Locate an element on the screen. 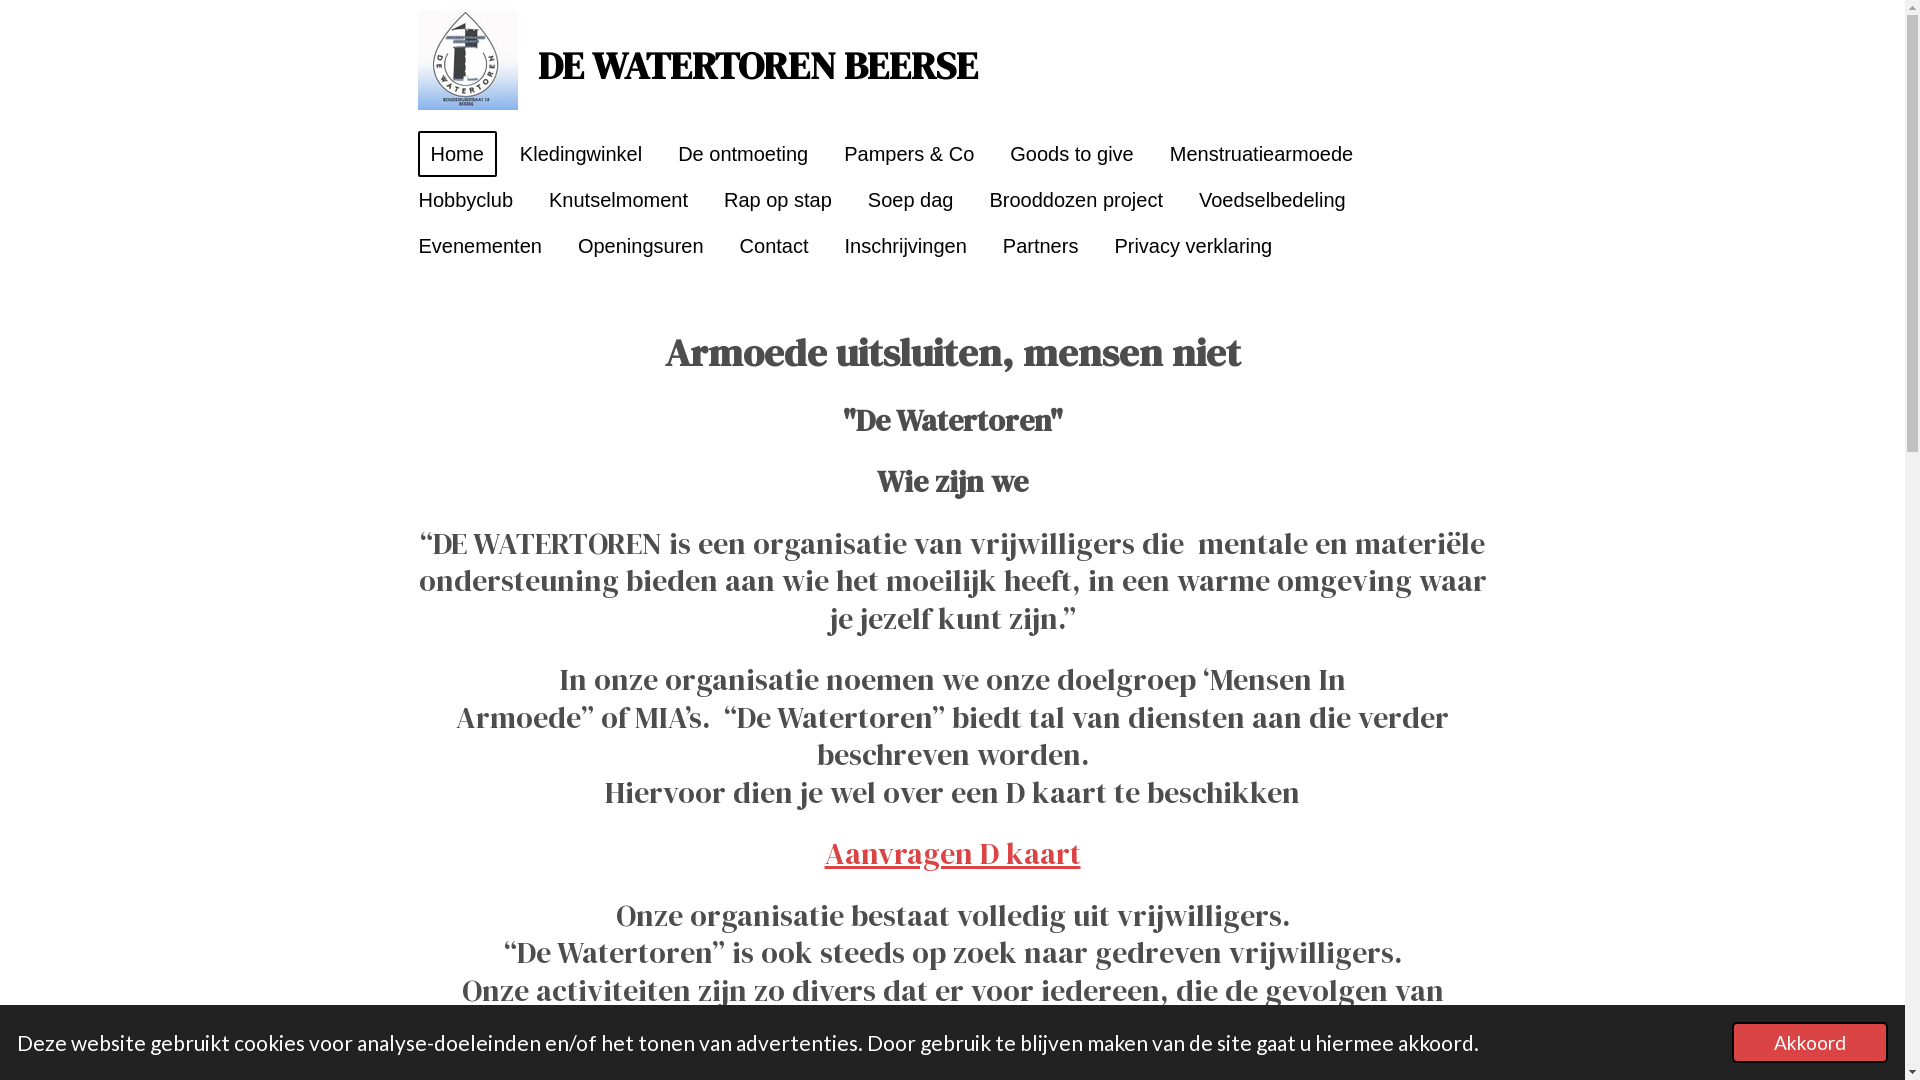 The image size is (1920, 1080). 'Privacy verklaring' is located at coordinates (1193, 245).